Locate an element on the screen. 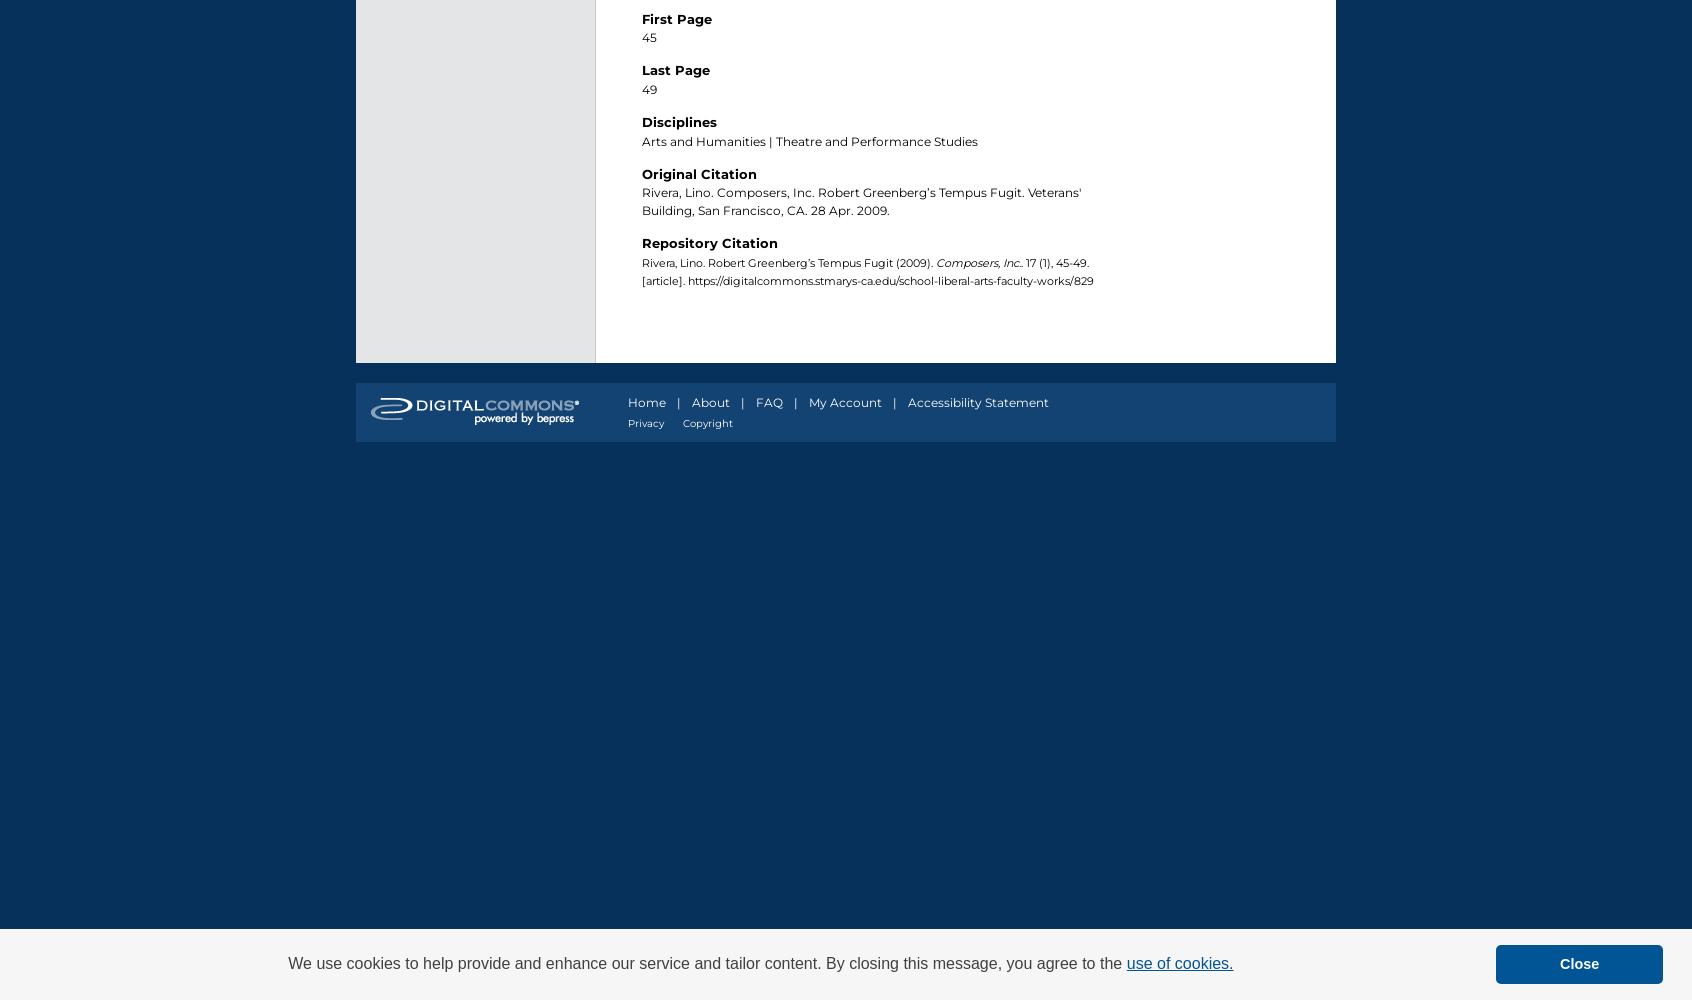 This screenshot has width=1692, height=1000. 'Close' is located at coordinates (1578, 963).